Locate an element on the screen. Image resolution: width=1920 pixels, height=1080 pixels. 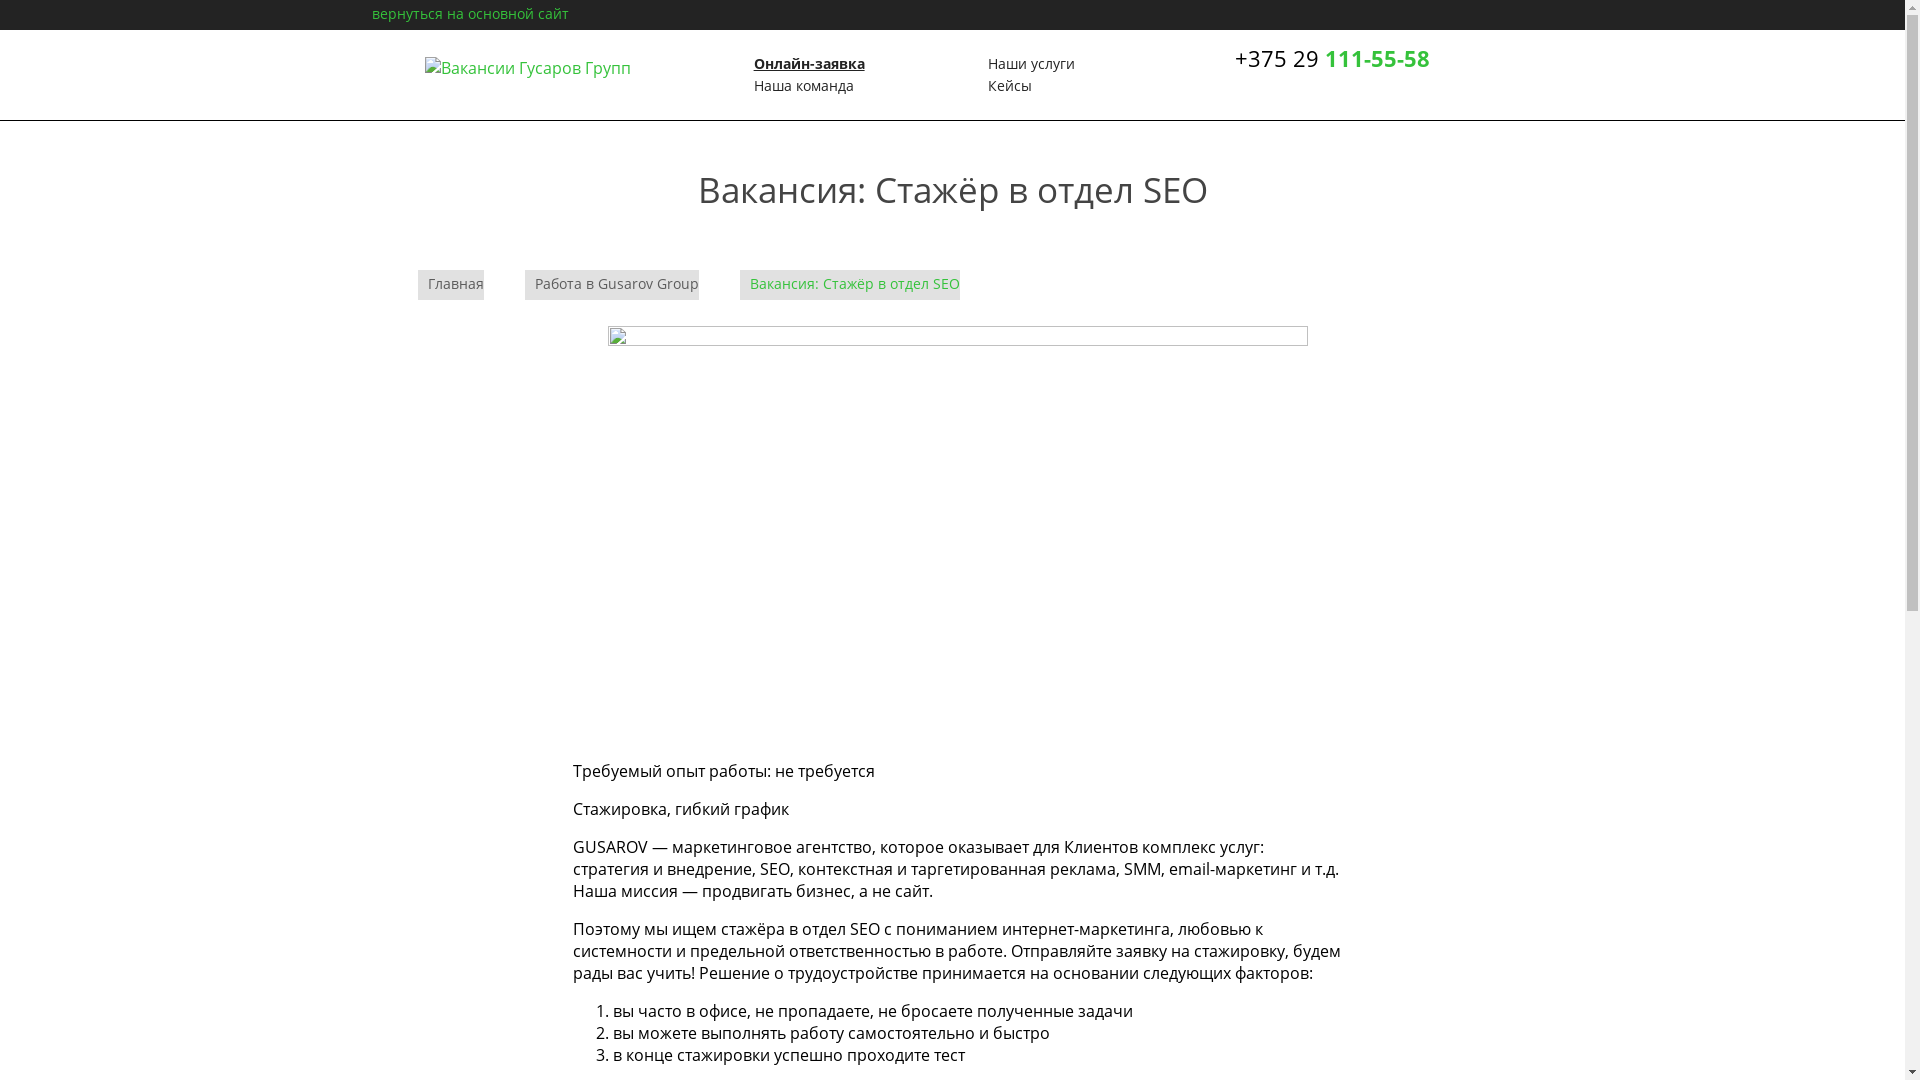
'+375 29 111-55-58' is located at coordinates (1332, 56).